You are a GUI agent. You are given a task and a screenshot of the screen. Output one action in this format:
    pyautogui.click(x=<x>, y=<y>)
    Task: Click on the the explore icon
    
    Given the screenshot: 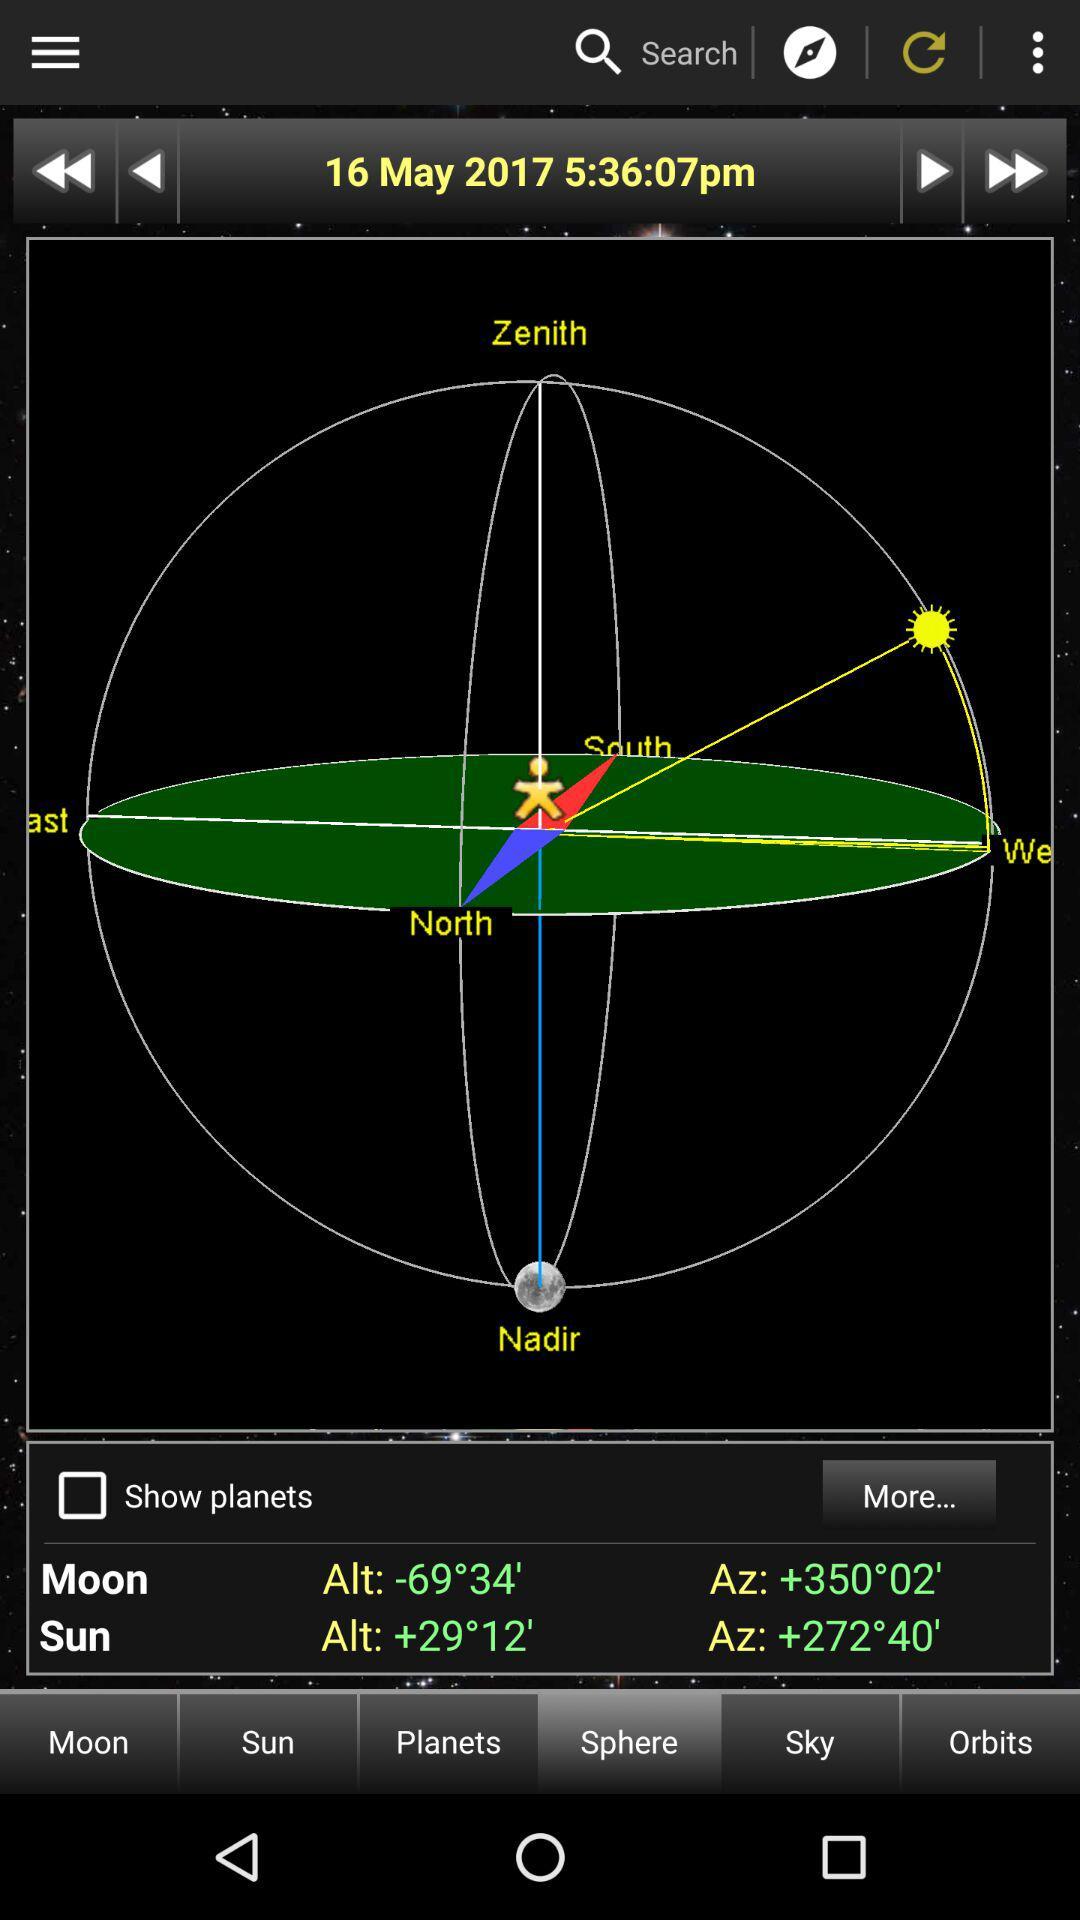 What is the action you would take?
    pyautogui.click(x=810, y=52)
    